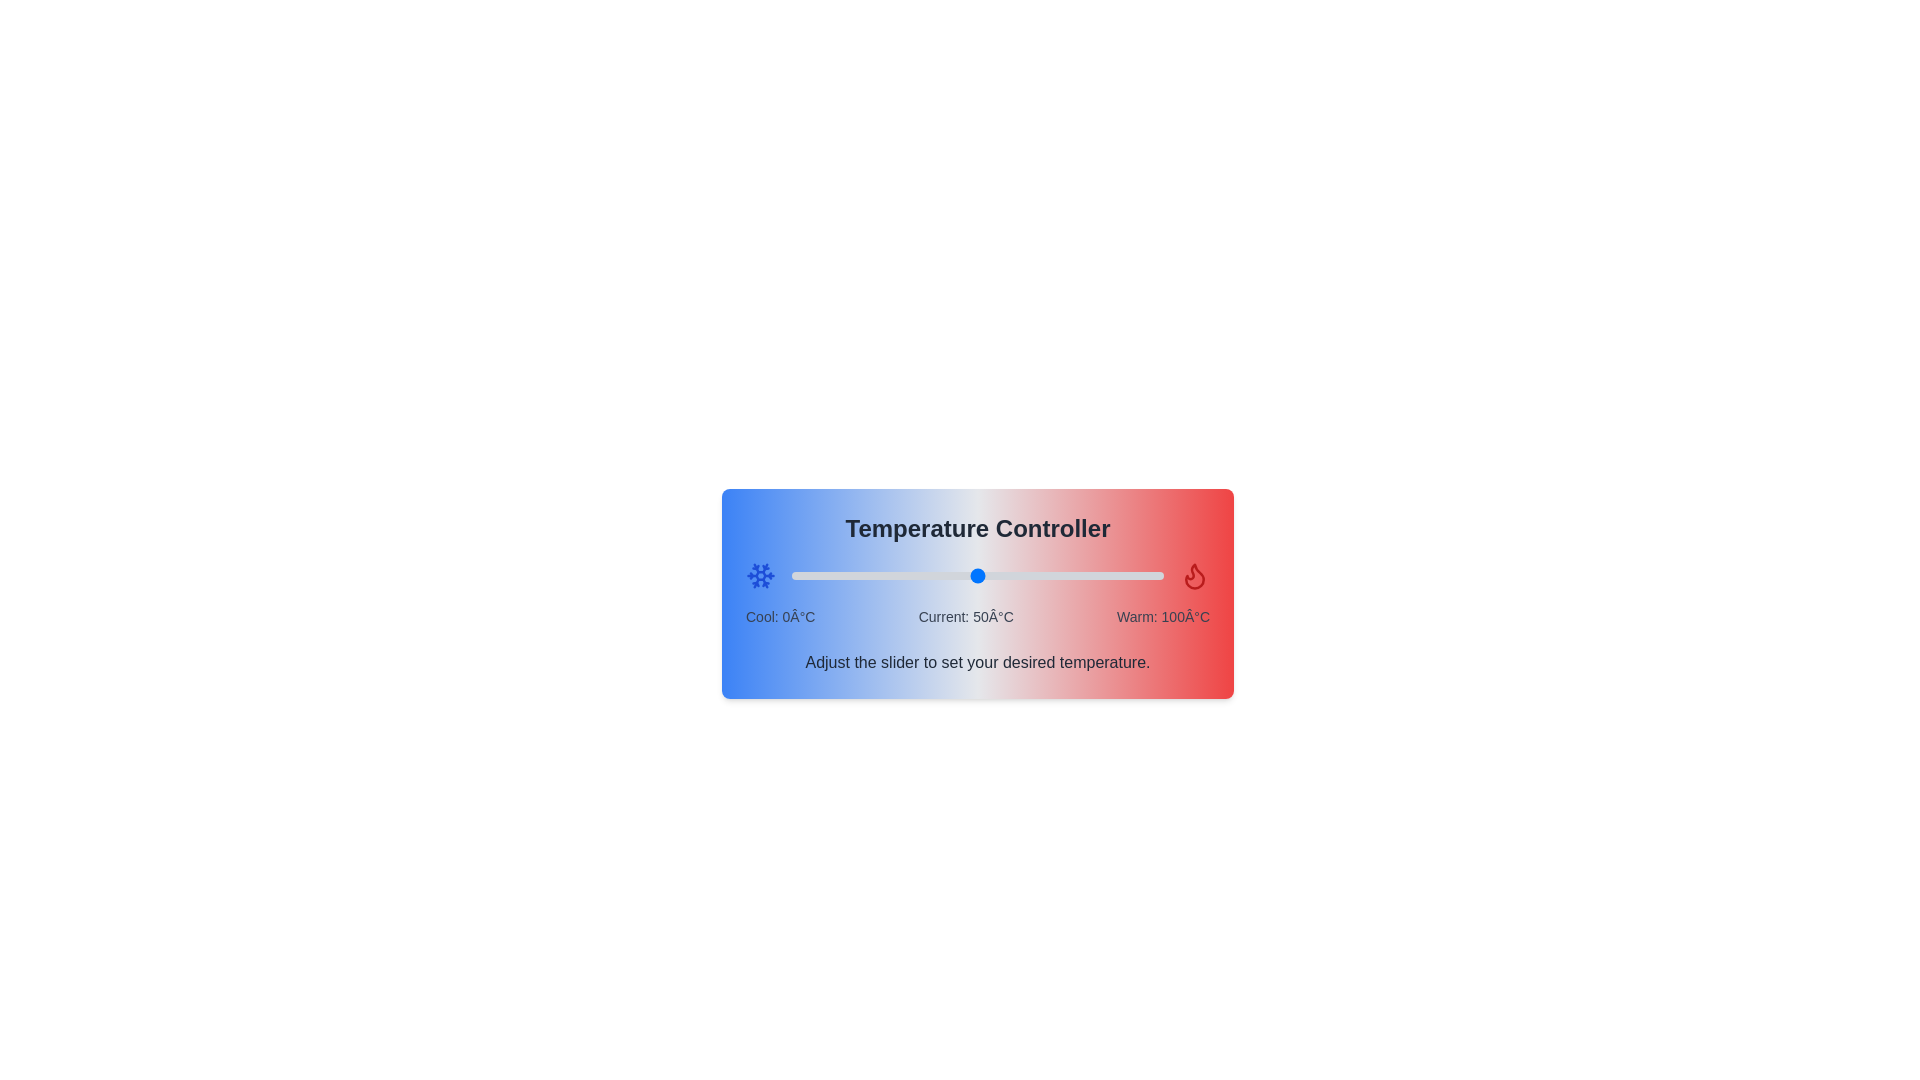 Image resolution: width=1920 pixels, height=1080 pixels. Describe the element at coordinates (862, 575) in the screenshot. I see `the temperature slider to 19°C` at that location.